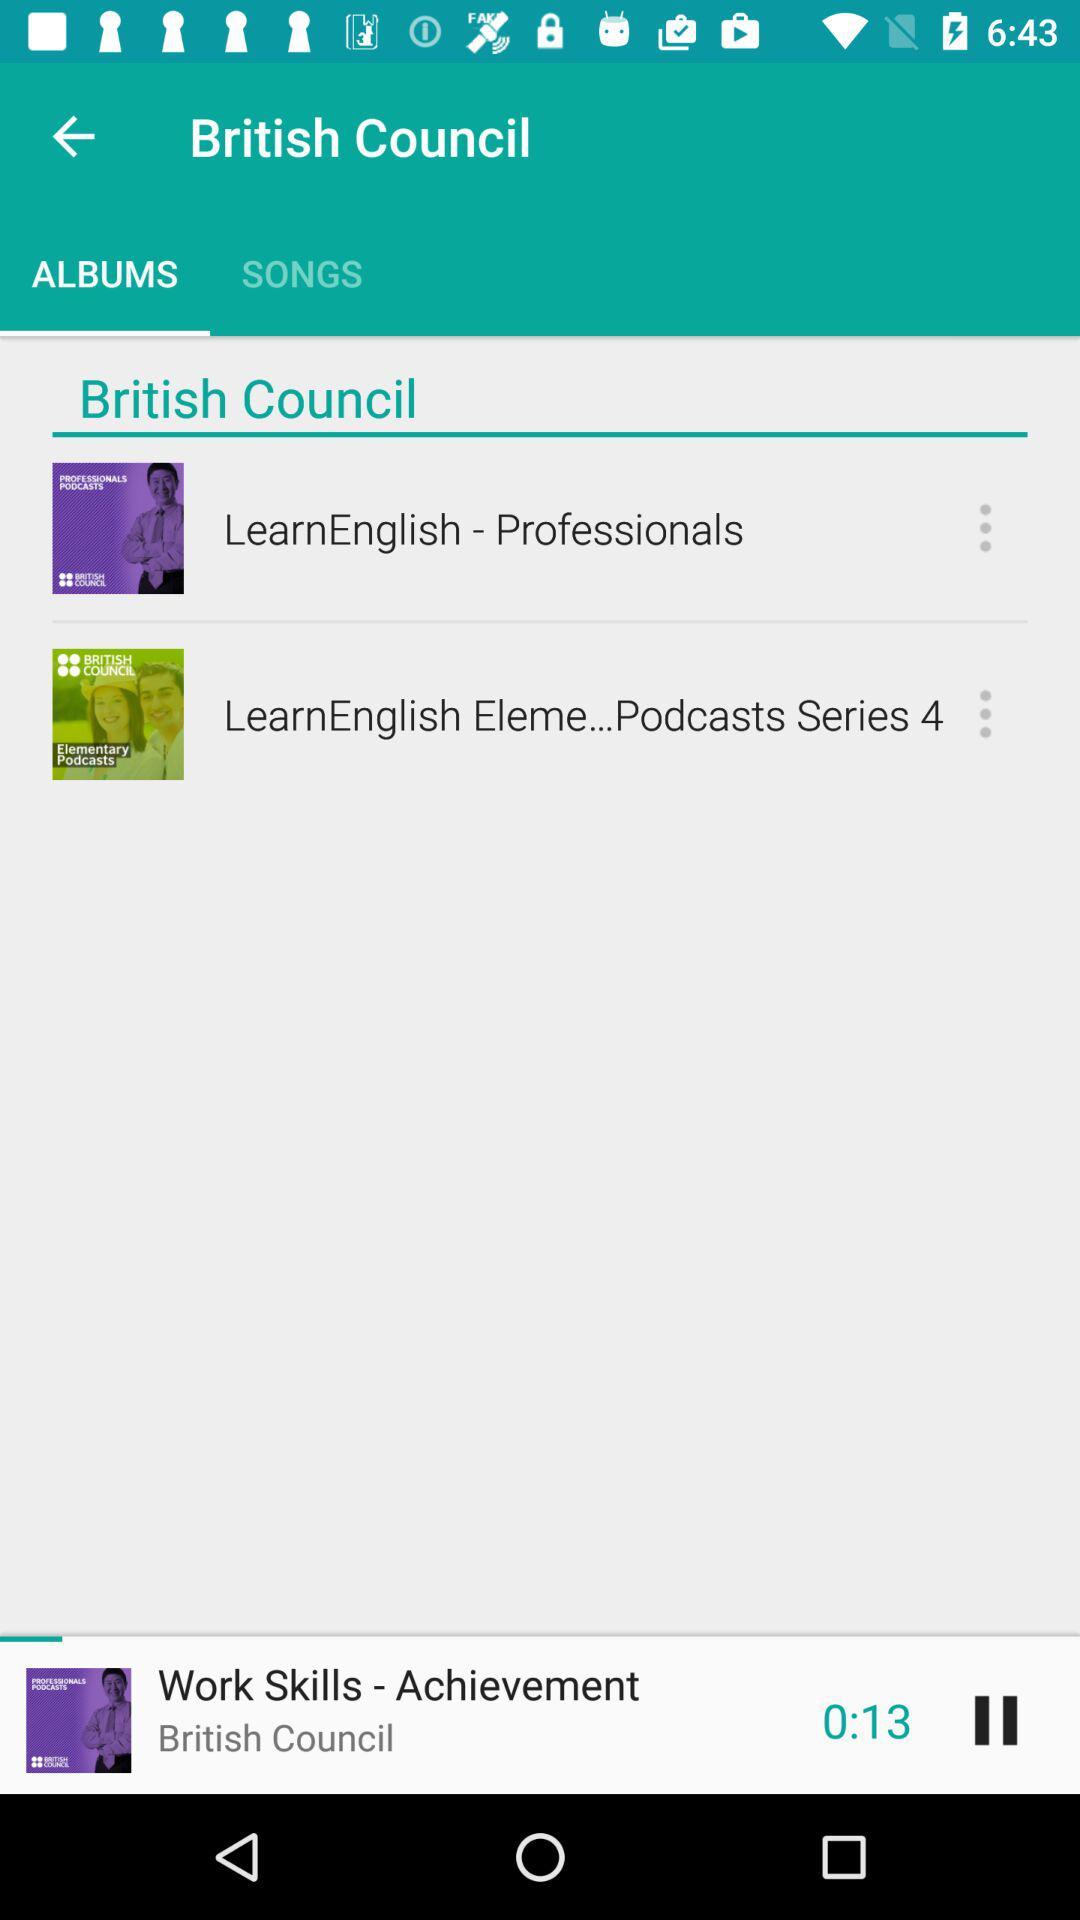 This screenshot has width=1080, height=1920. What do you see at coordinates (995, 1719) in the screenshot?
I see `the pause icon` at bounding box center [995, 1719].